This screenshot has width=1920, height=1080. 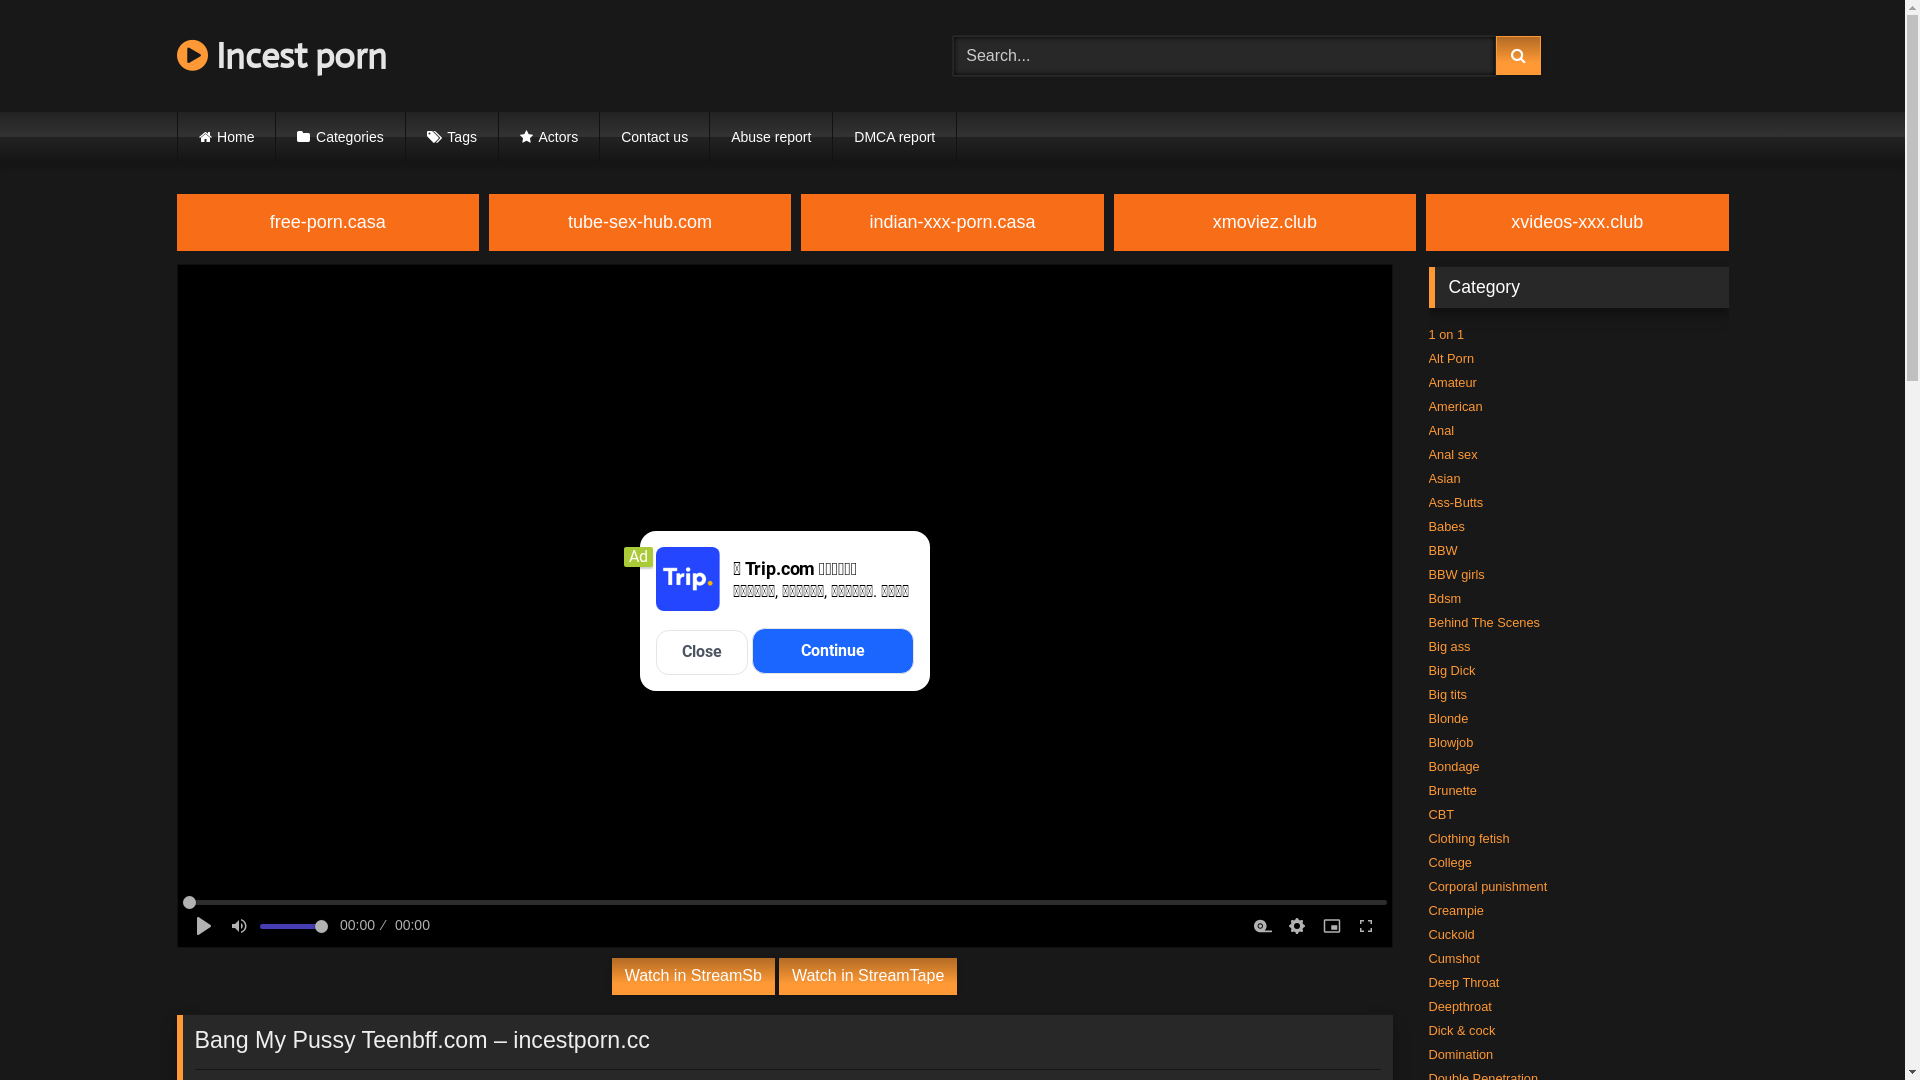 I want to click on 'Clothing fetish', so click(x=1468, y=838).